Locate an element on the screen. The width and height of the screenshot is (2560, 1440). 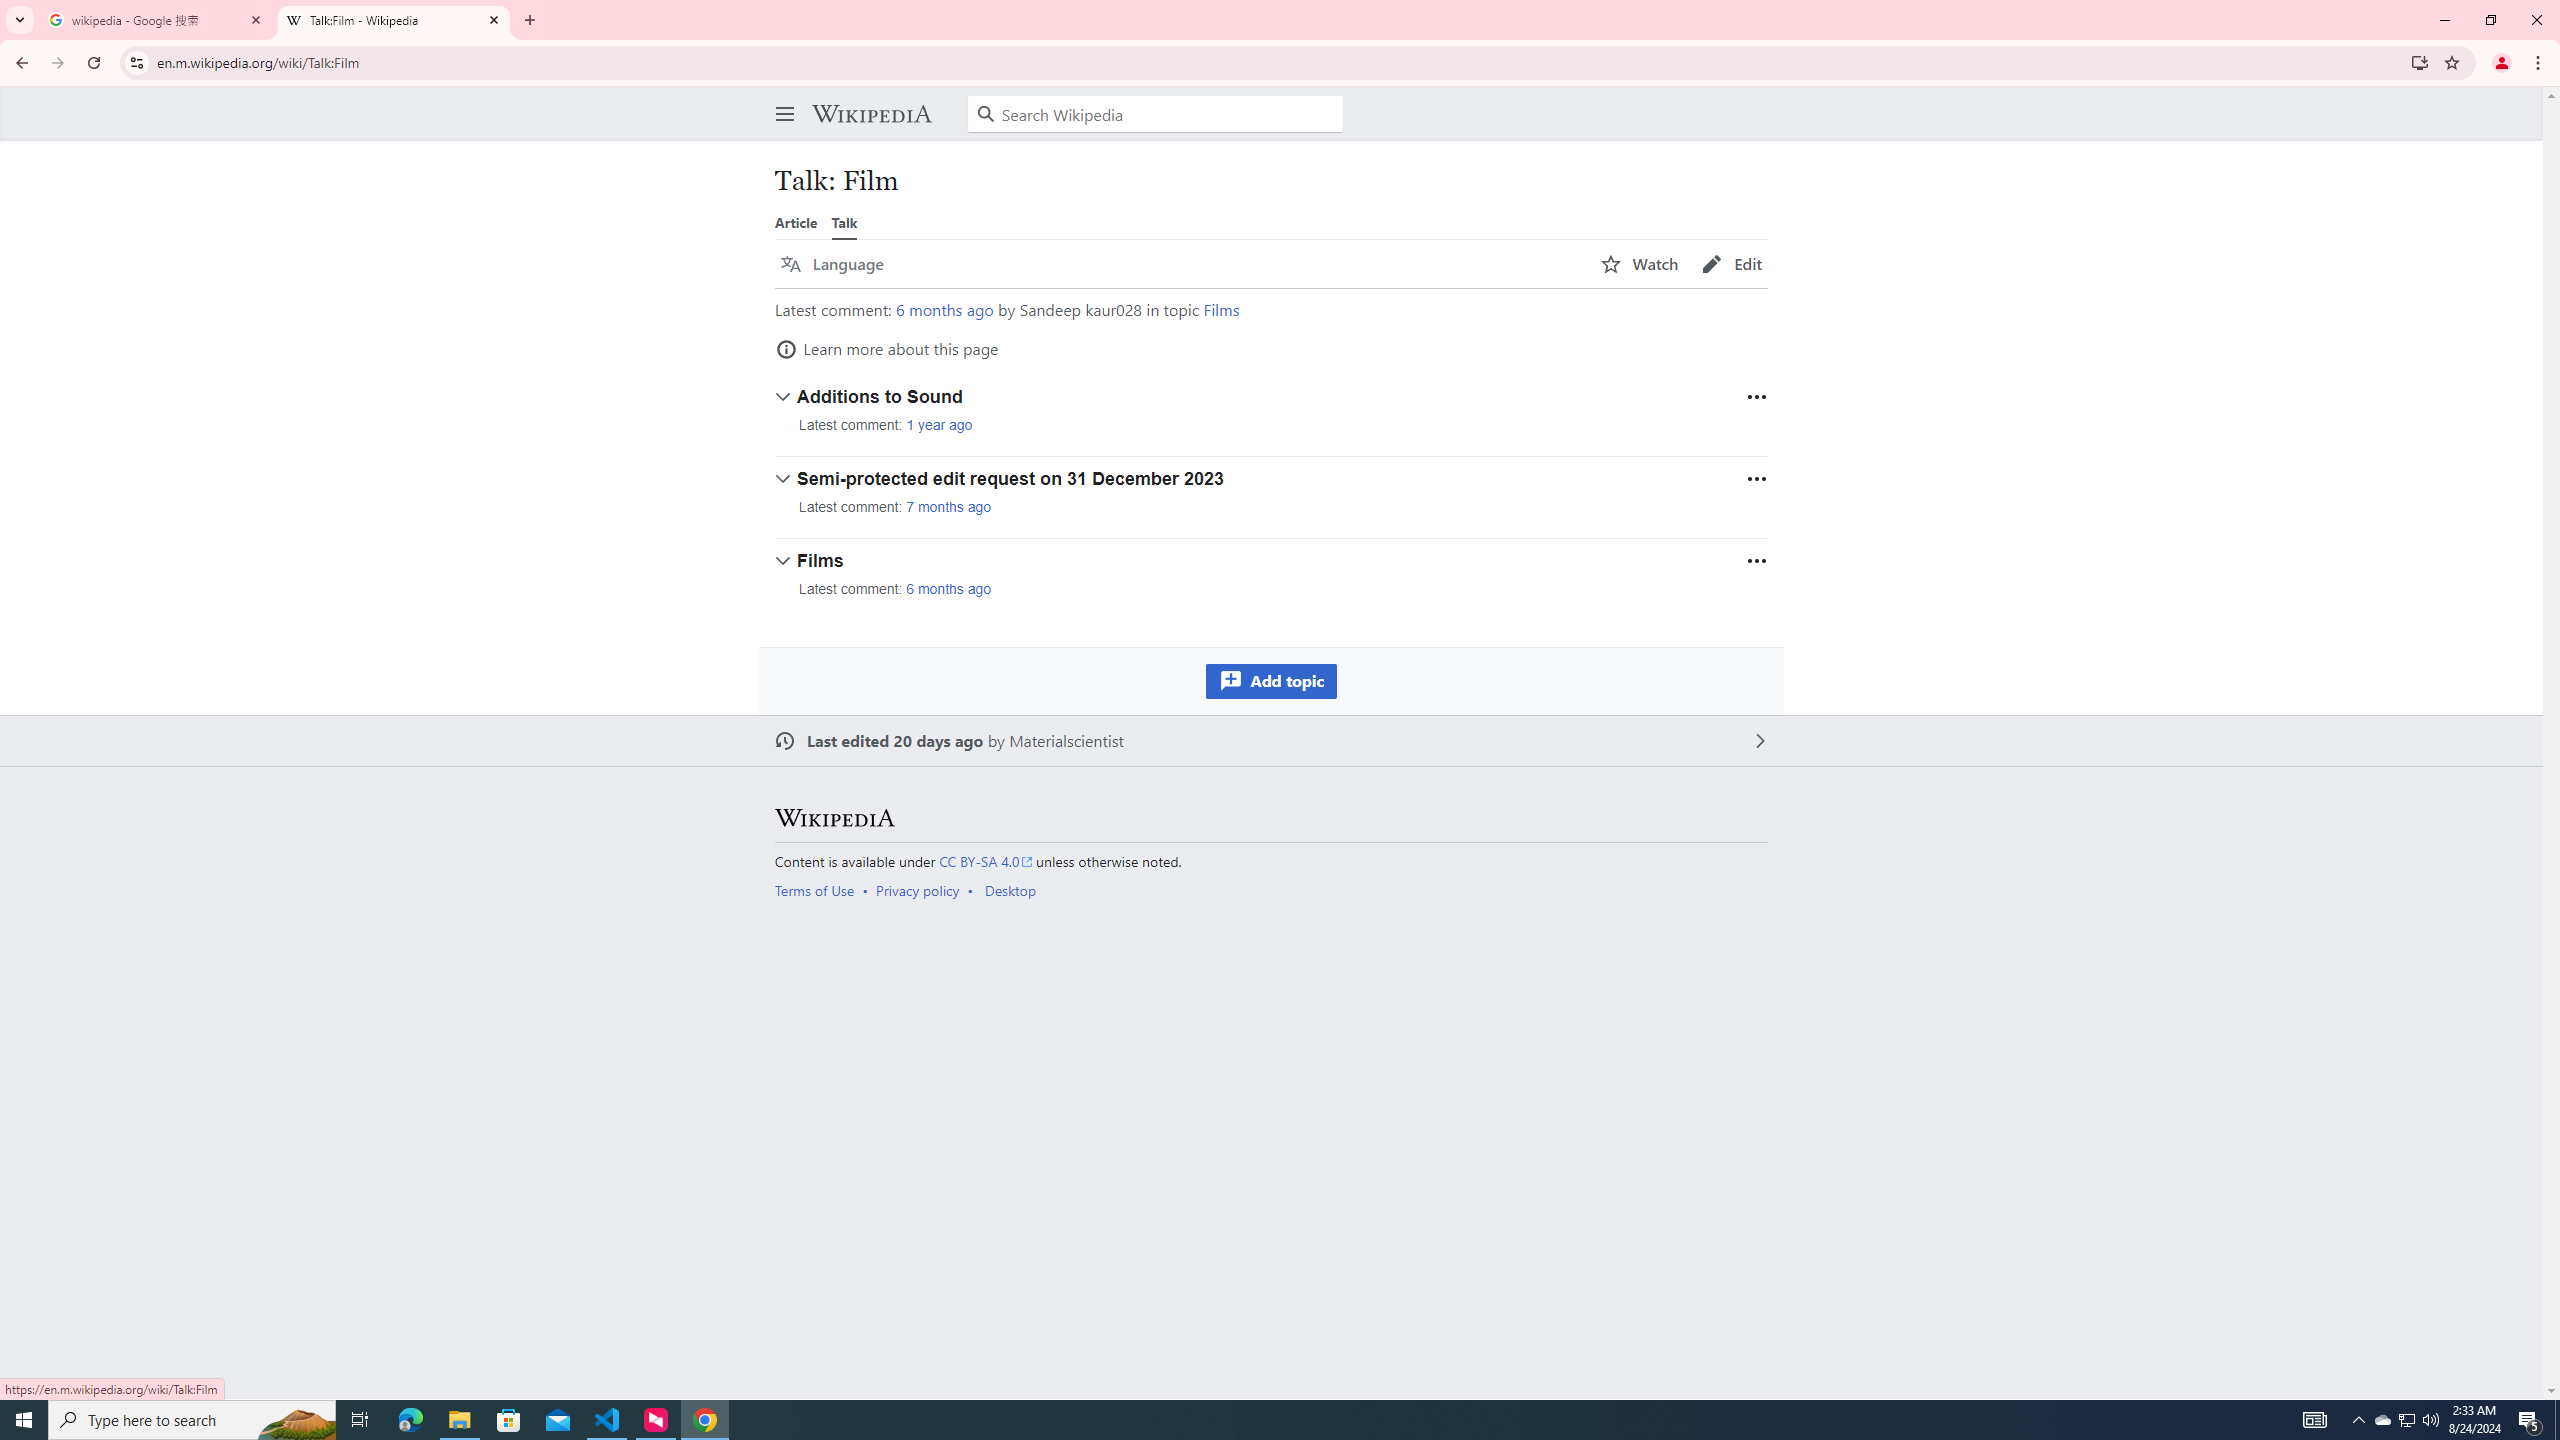
'Last edited 20 days ago by Materialscientist' is located at coordinates (1271, 740).